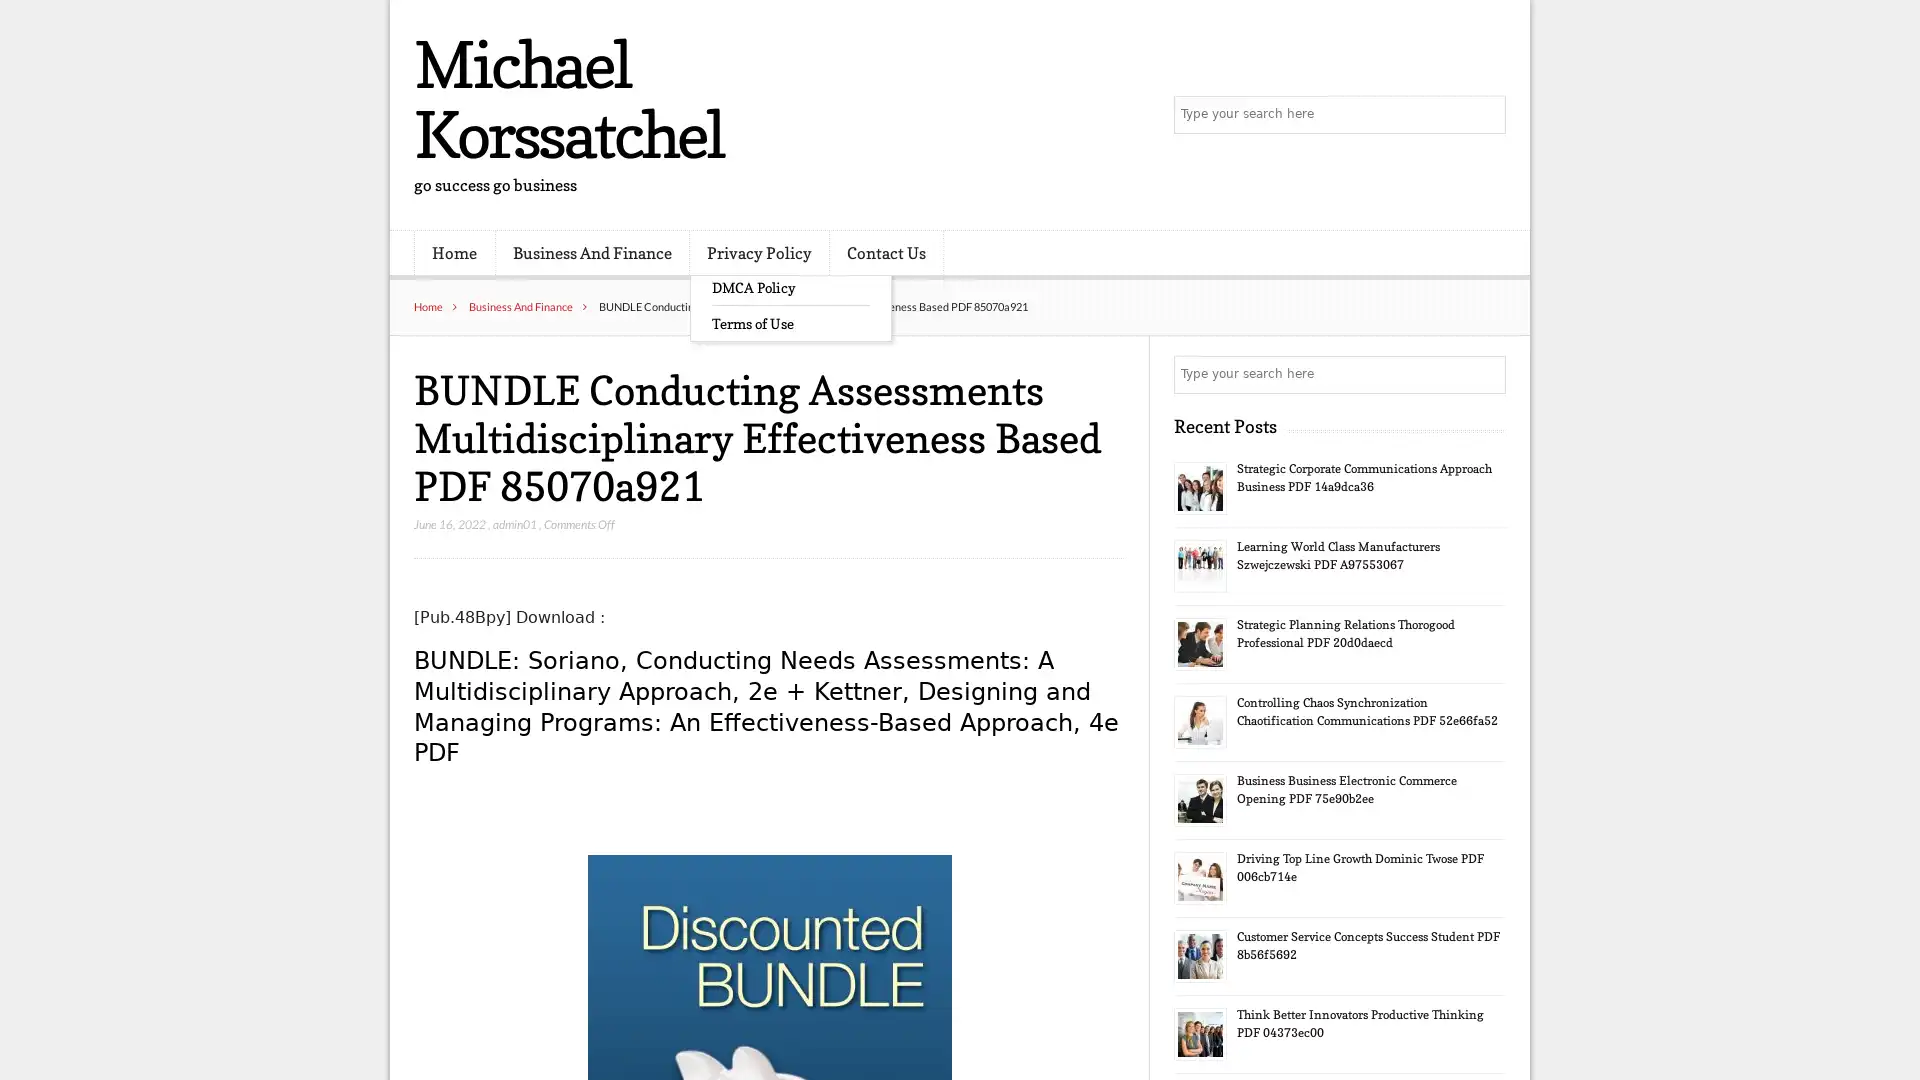 This screenshot has width=1920, height=1080. Describe the element at coordinates (1485, 115) in the screenshot. I see `Search` at that location.